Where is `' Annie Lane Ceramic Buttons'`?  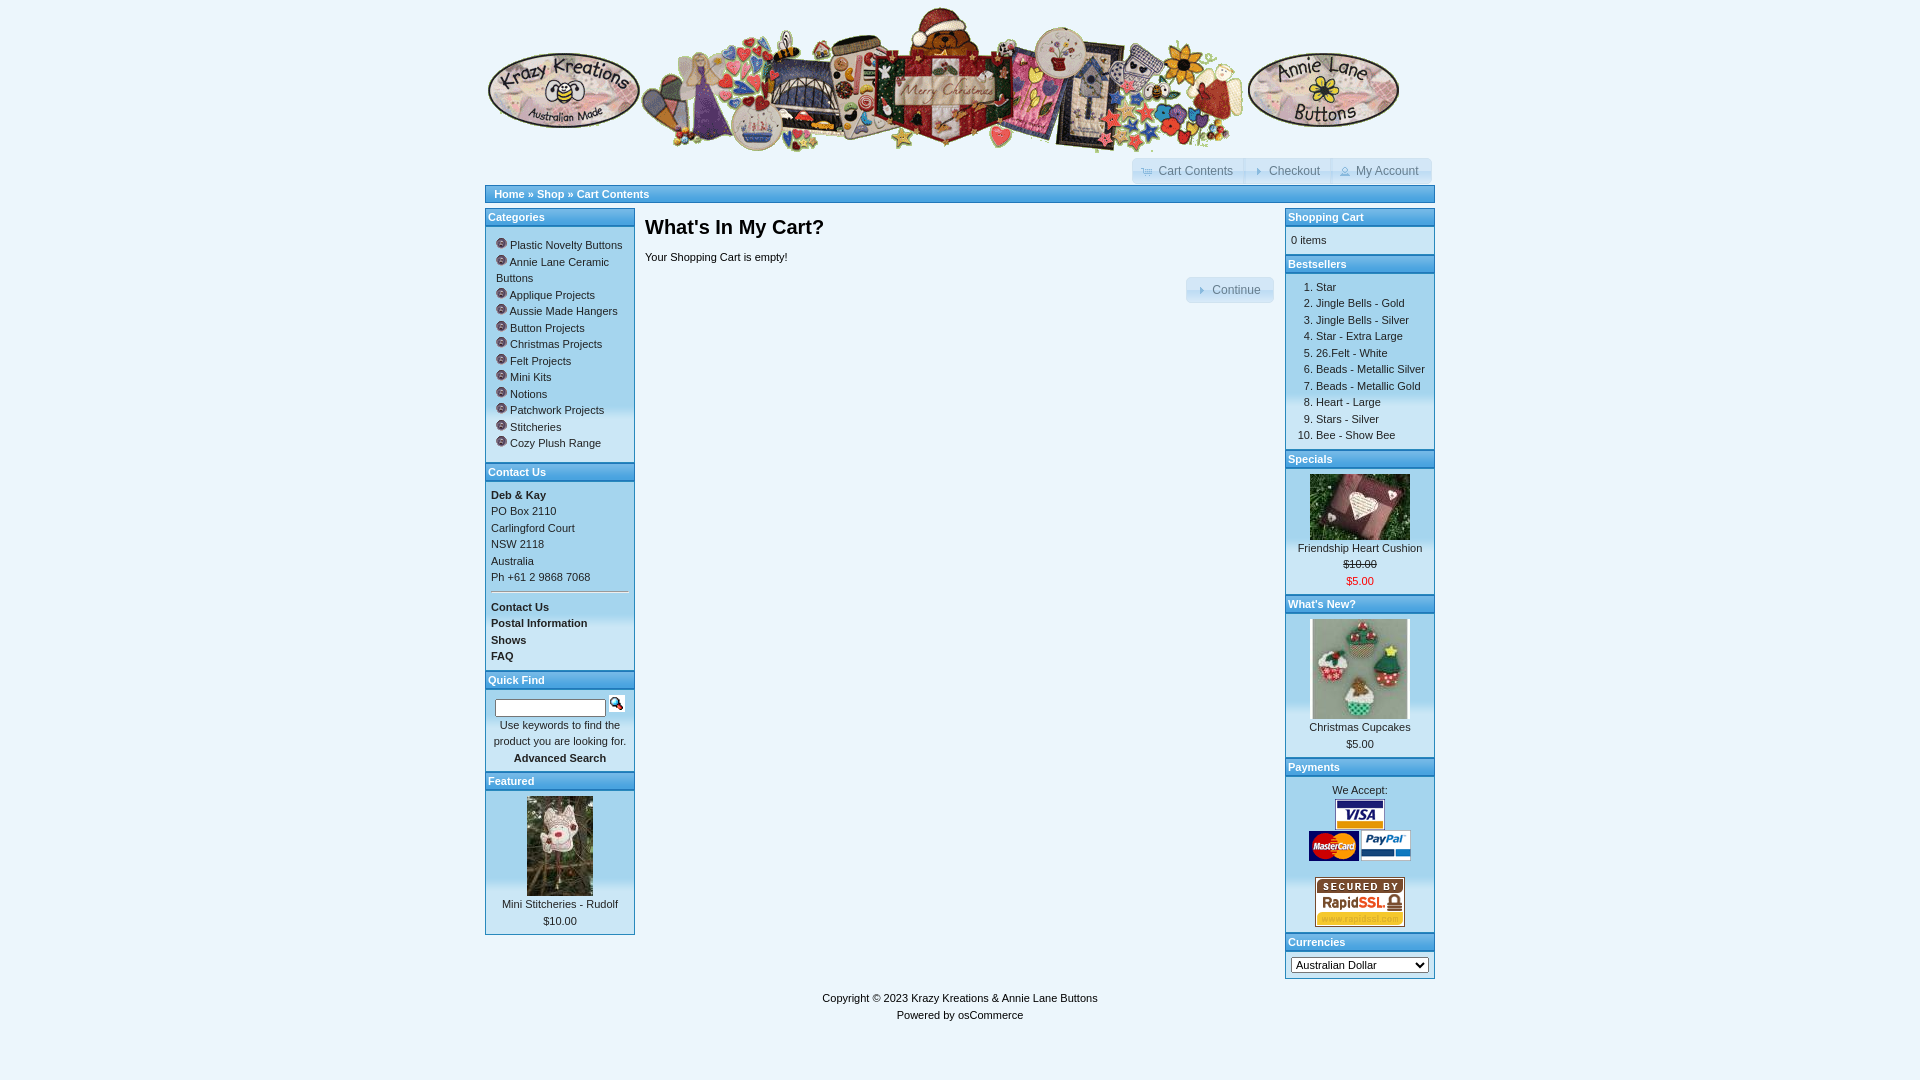
' Annie Lane Ceramic Buttons' is located at coordinates (552, 270).